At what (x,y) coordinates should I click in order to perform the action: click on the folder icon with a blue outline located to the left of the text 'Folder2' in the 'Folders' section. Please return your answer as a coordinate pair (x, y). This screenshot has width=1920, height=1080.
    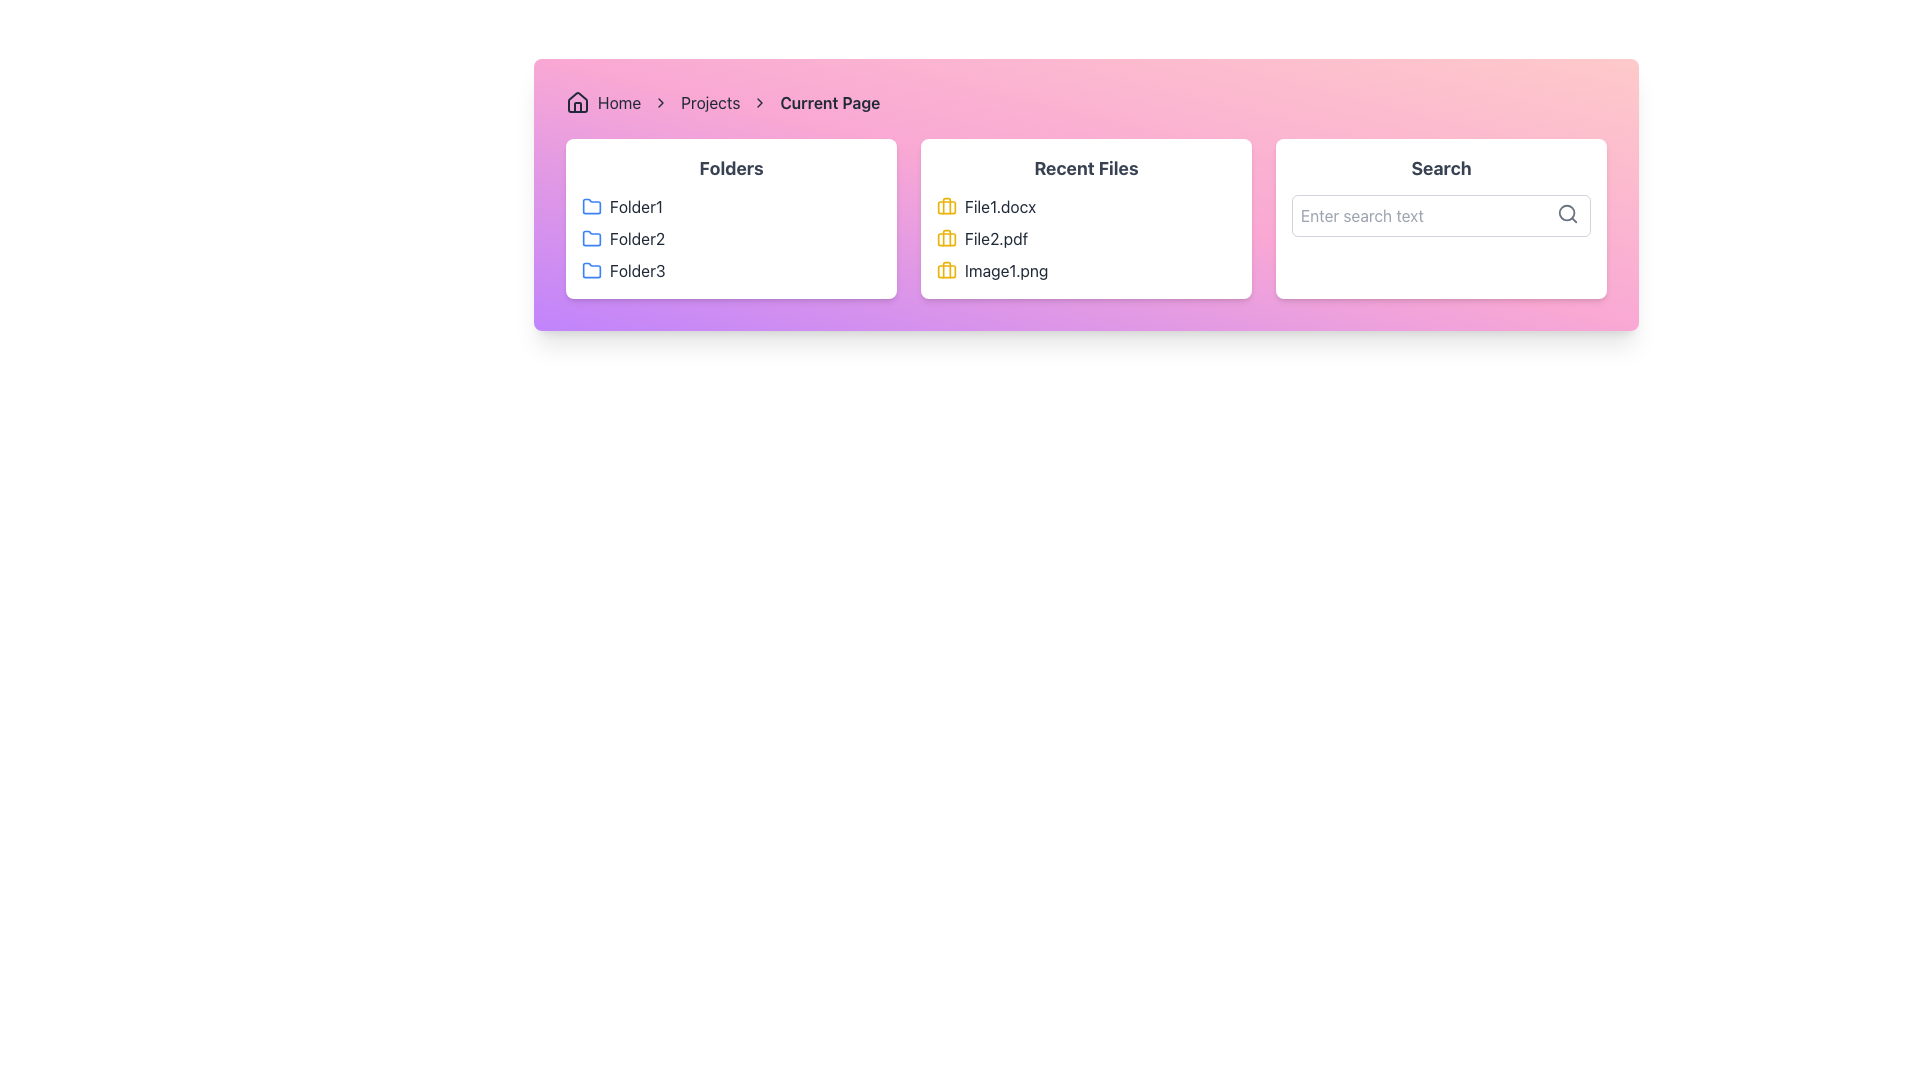
    Looking at the image, I should click on (590, 238).